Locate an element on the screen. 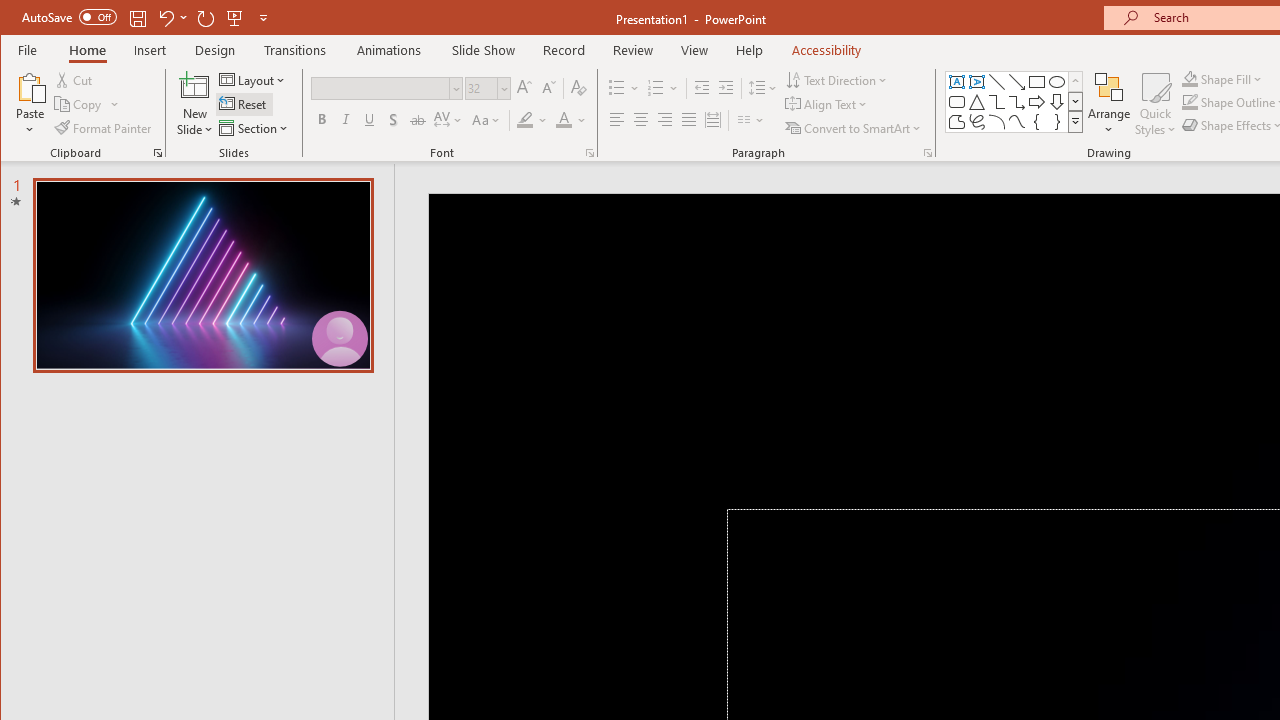 Image resolution: width=1280 pixels, height=720 pixels. 'Clear Formatting' is located at coordinates (578, 87).